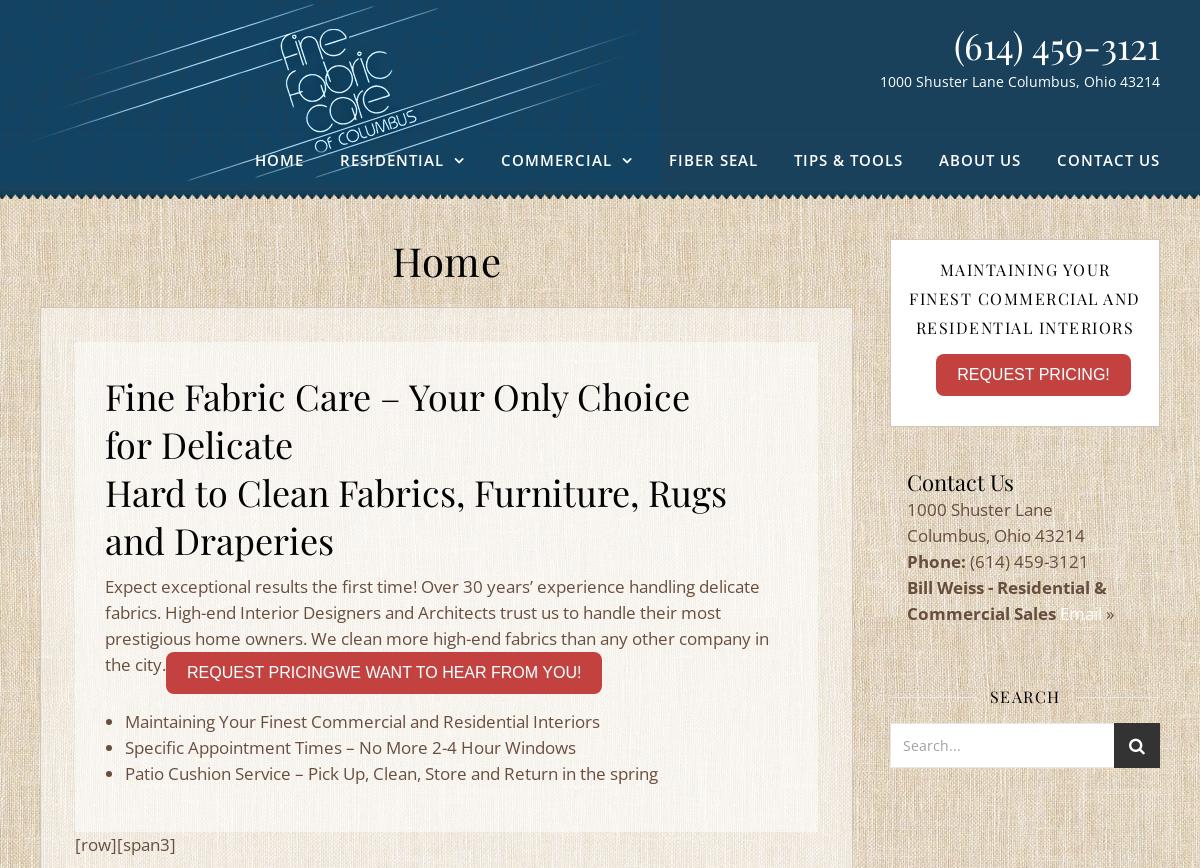 This screenshot has height=868, width=1200. Describe the element at coordinates (1079, 613) in the screenshot. I see `'Email'` at that location.